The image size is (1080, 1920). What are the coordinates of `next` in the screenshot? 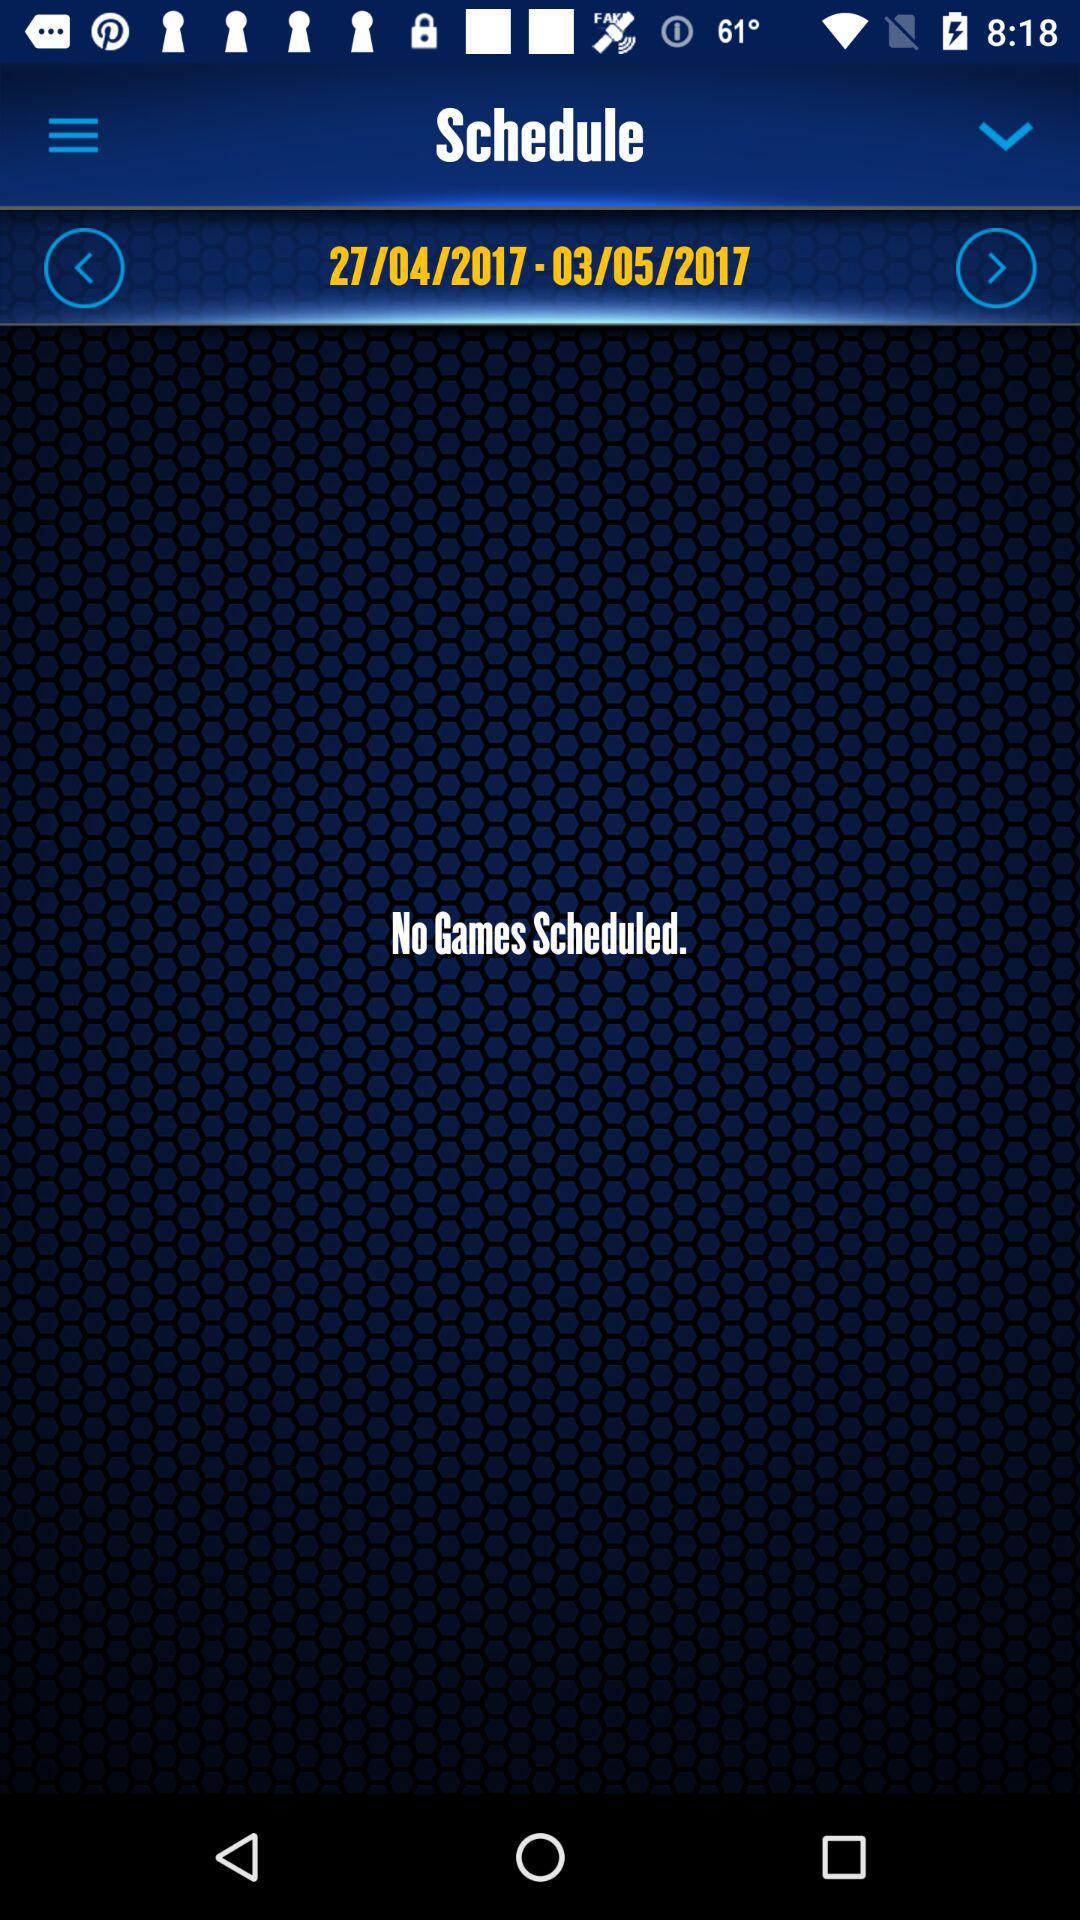 It's located at (995, 266).